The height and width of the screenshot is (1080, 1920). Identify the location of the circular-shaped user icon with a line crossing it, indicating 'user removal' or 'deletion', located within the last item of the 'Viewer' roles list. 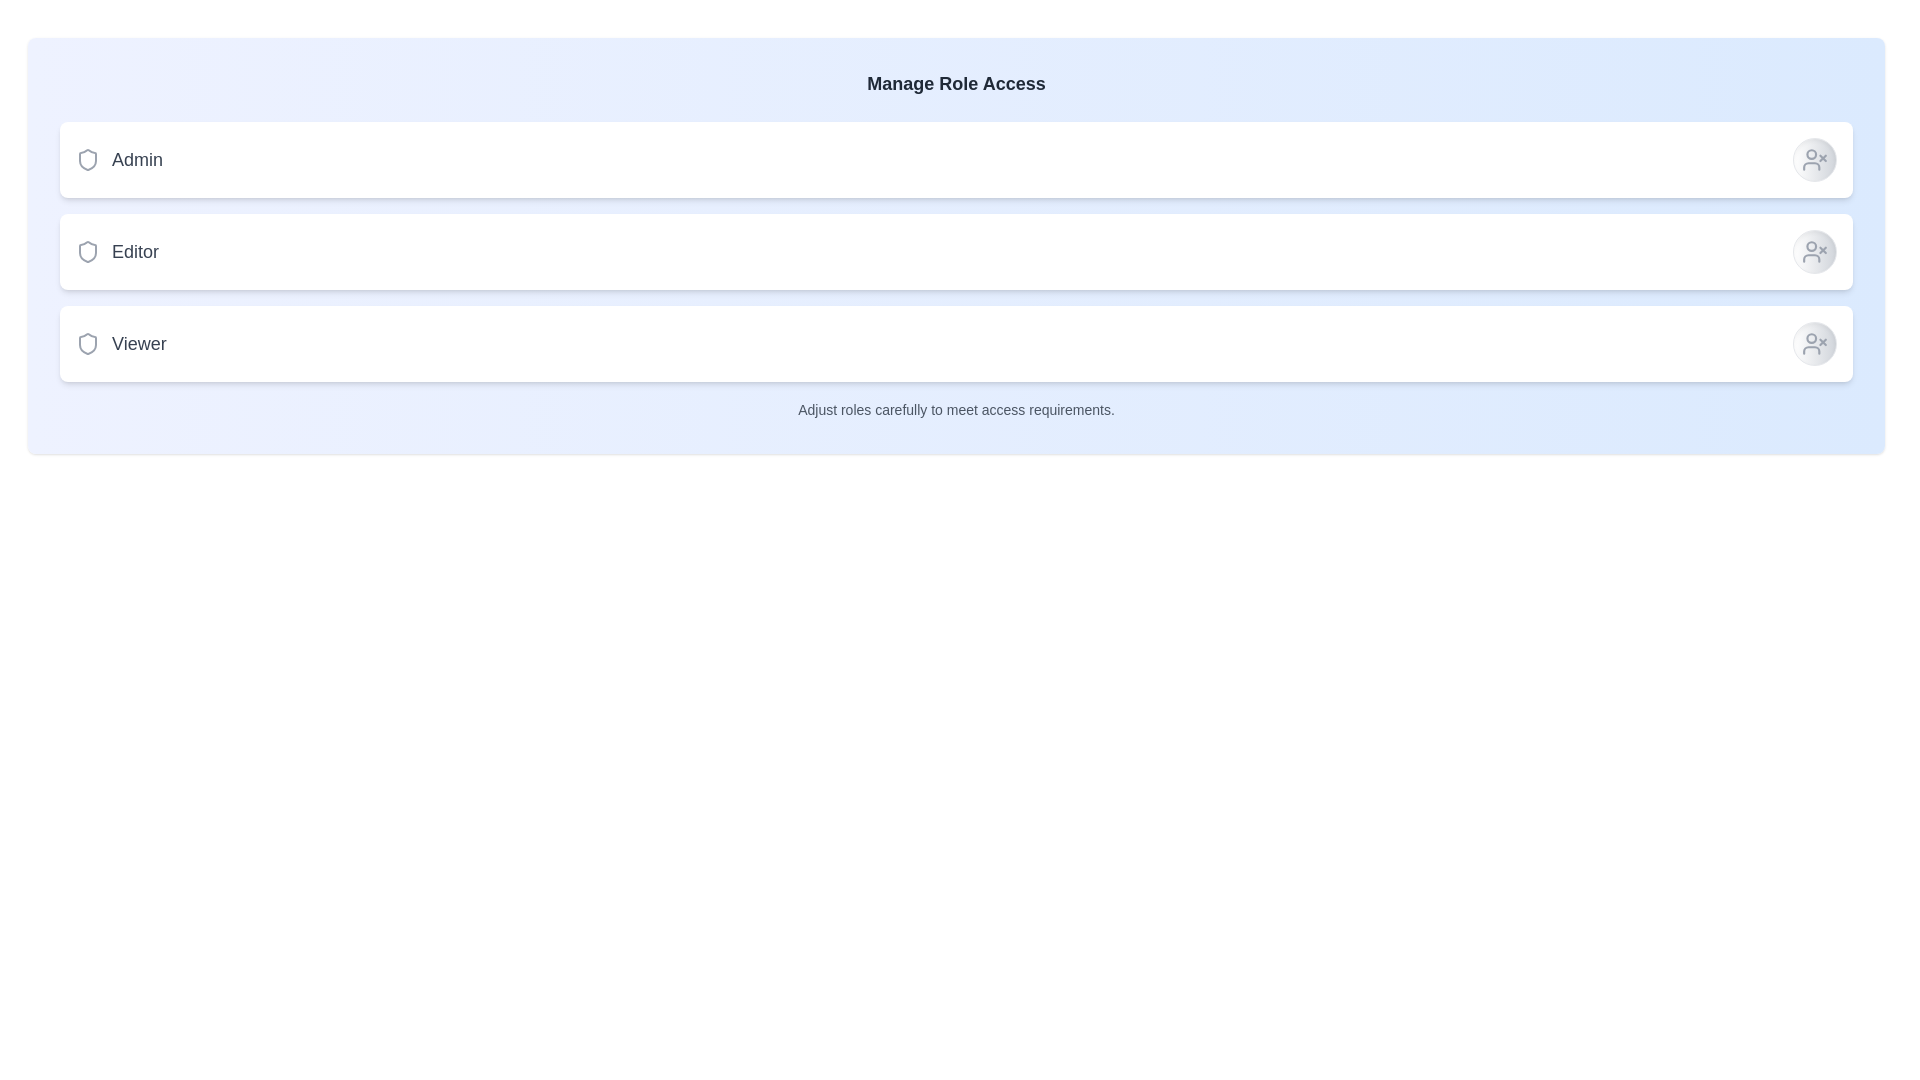
(1811, 337).